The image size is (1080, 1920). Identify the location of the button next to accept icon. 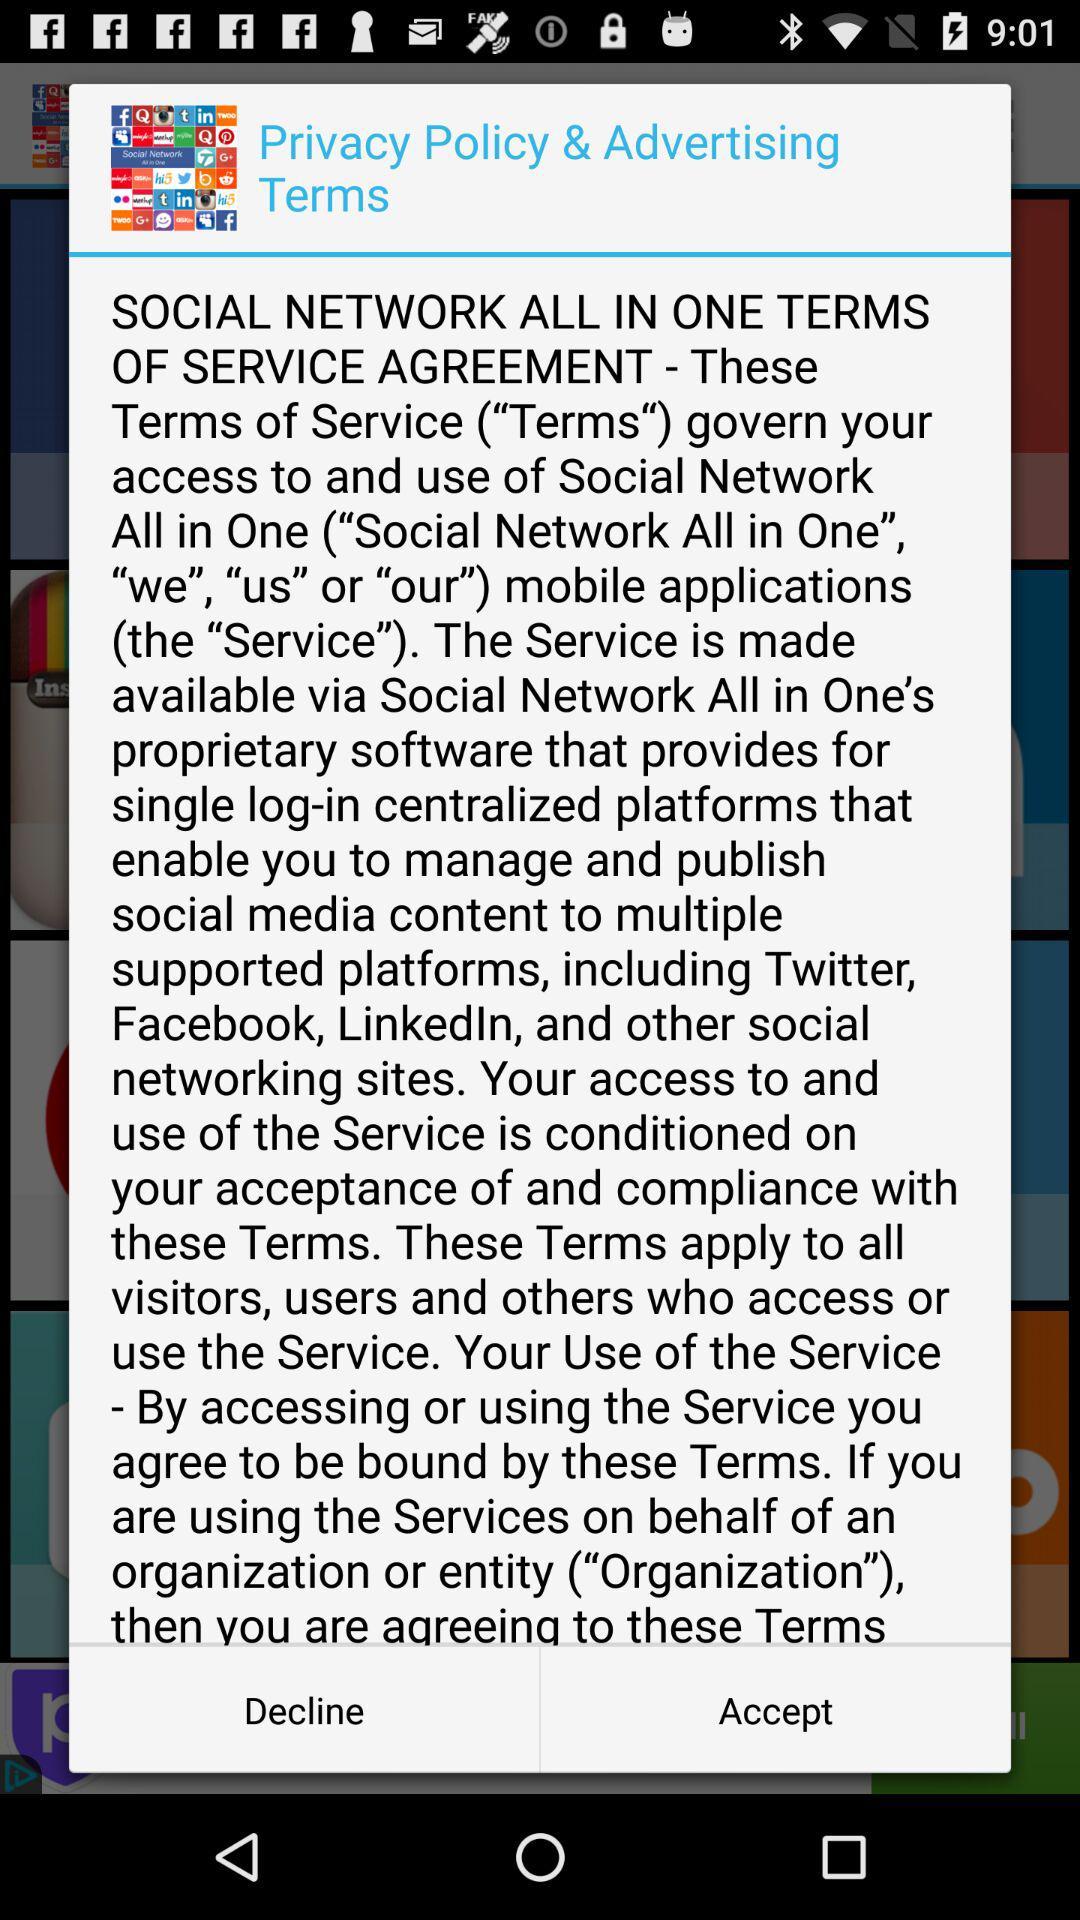
(304, 1708).